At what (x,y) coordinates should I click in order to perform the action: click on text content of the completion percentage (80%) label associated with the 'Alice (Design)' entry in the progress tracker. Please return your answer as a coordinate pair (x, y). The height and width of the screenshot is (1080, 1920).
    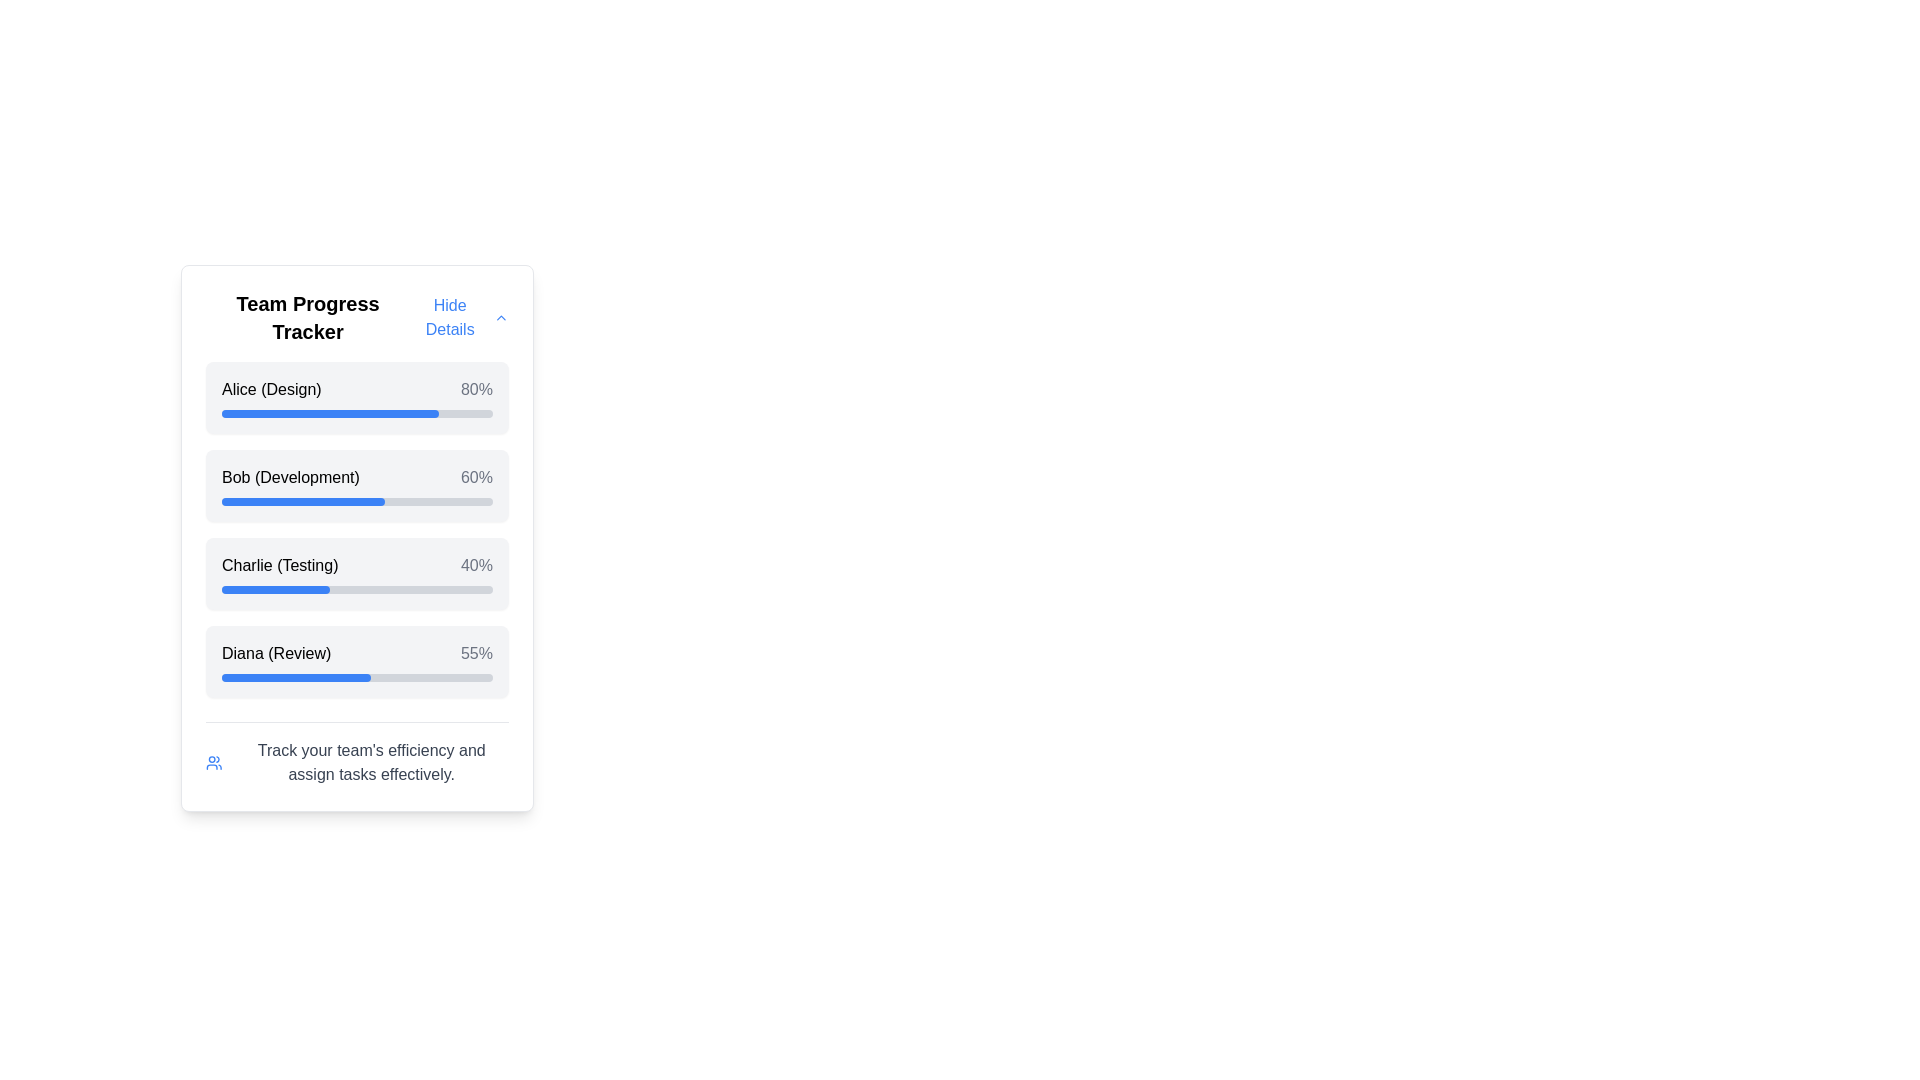
    Looking at the image, I should click on (475, 389).